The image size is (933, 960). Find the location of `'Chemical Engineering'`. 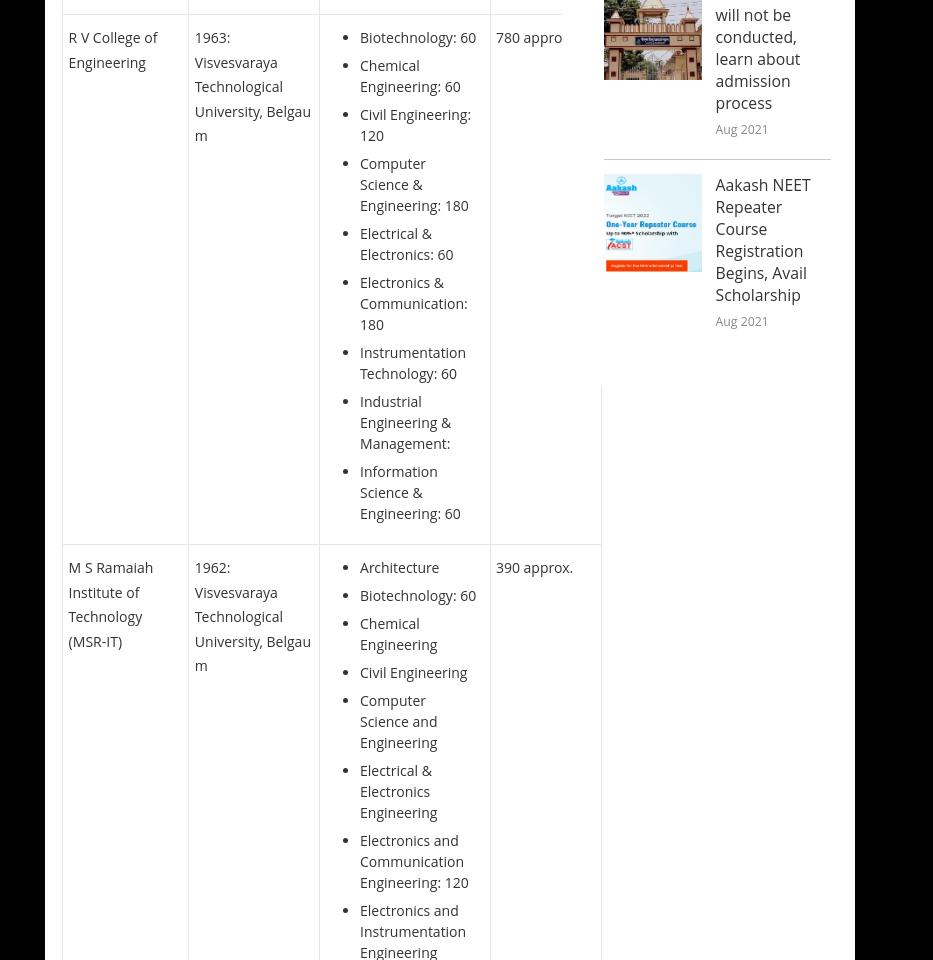

'Chemical Engineering' is located at coordinates (398, 632).